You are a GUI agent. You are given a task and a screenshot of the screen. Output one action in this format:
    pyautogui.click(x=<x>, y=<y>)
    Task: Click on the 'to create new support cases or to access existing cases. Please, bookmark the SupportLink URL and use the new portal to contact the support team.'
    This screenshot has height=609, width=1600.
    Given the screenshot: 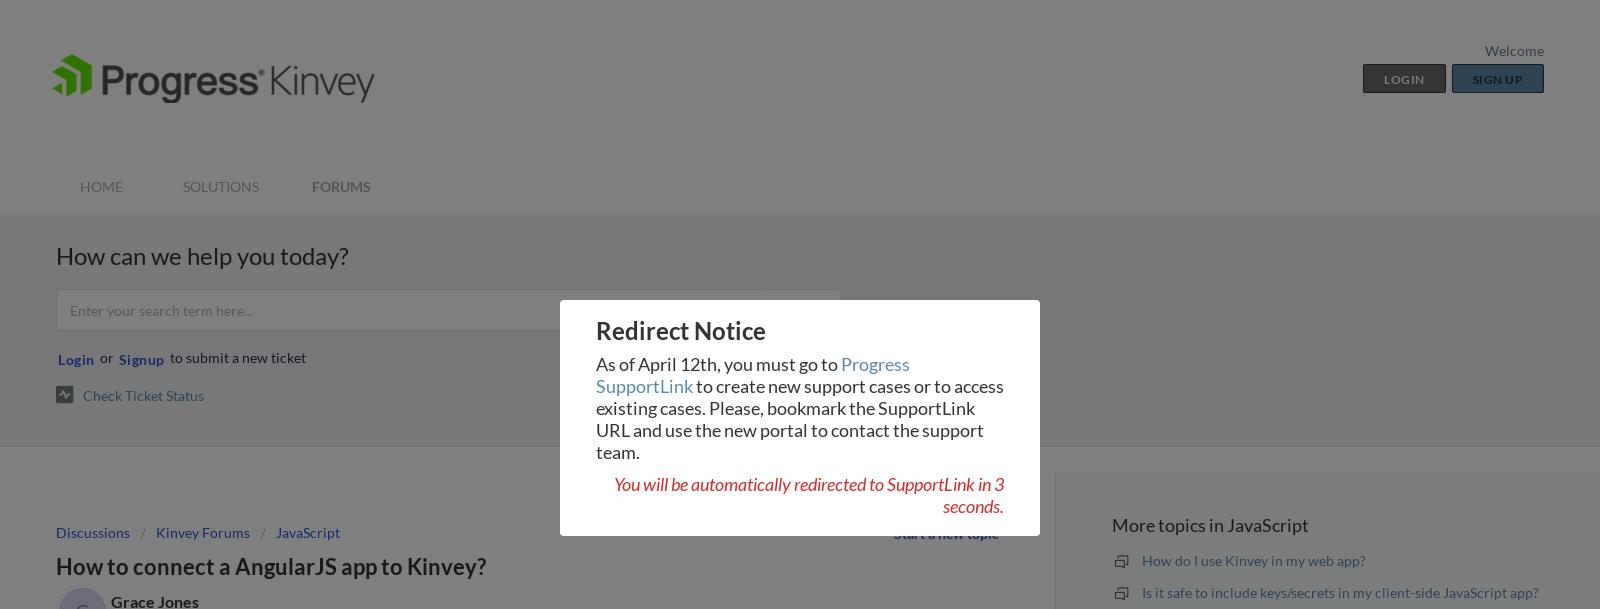 What is the action you would take?
    pyautogui.click(x=800, y=417)
    